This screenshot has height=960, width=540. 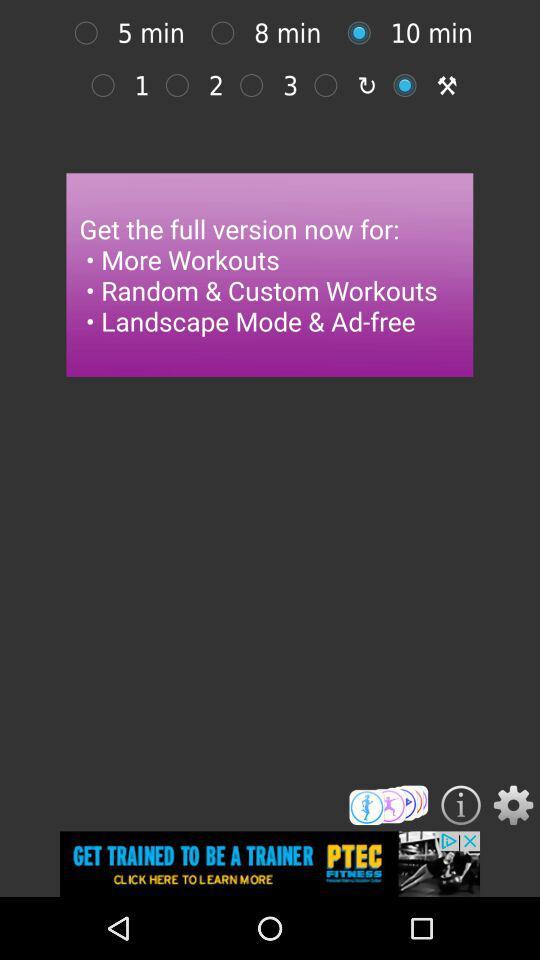 What do you see at coordinates (461, 805) in the screenshot?
I see `get information` at bounding box center [461, 805].